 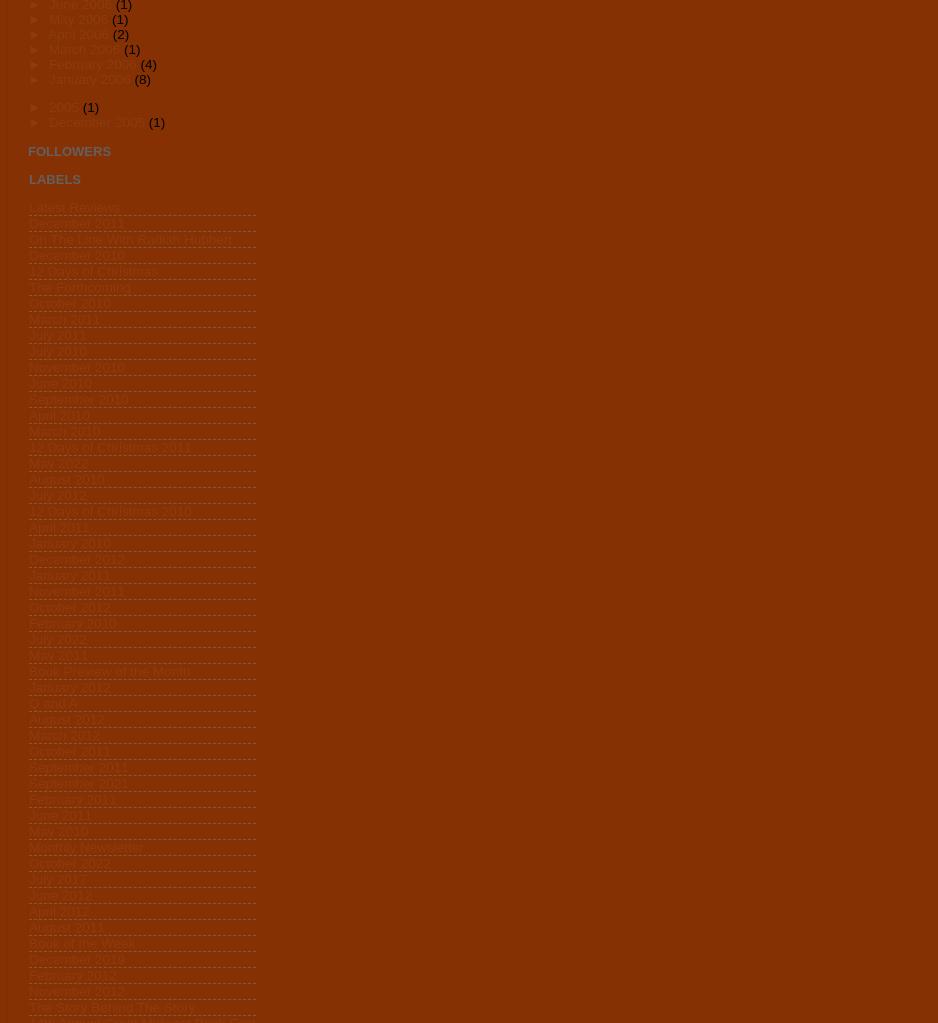 What do you see at coordinates (77, 990) in the screenshot?
I see `'November 2012'` at bounding box center [77, 990].